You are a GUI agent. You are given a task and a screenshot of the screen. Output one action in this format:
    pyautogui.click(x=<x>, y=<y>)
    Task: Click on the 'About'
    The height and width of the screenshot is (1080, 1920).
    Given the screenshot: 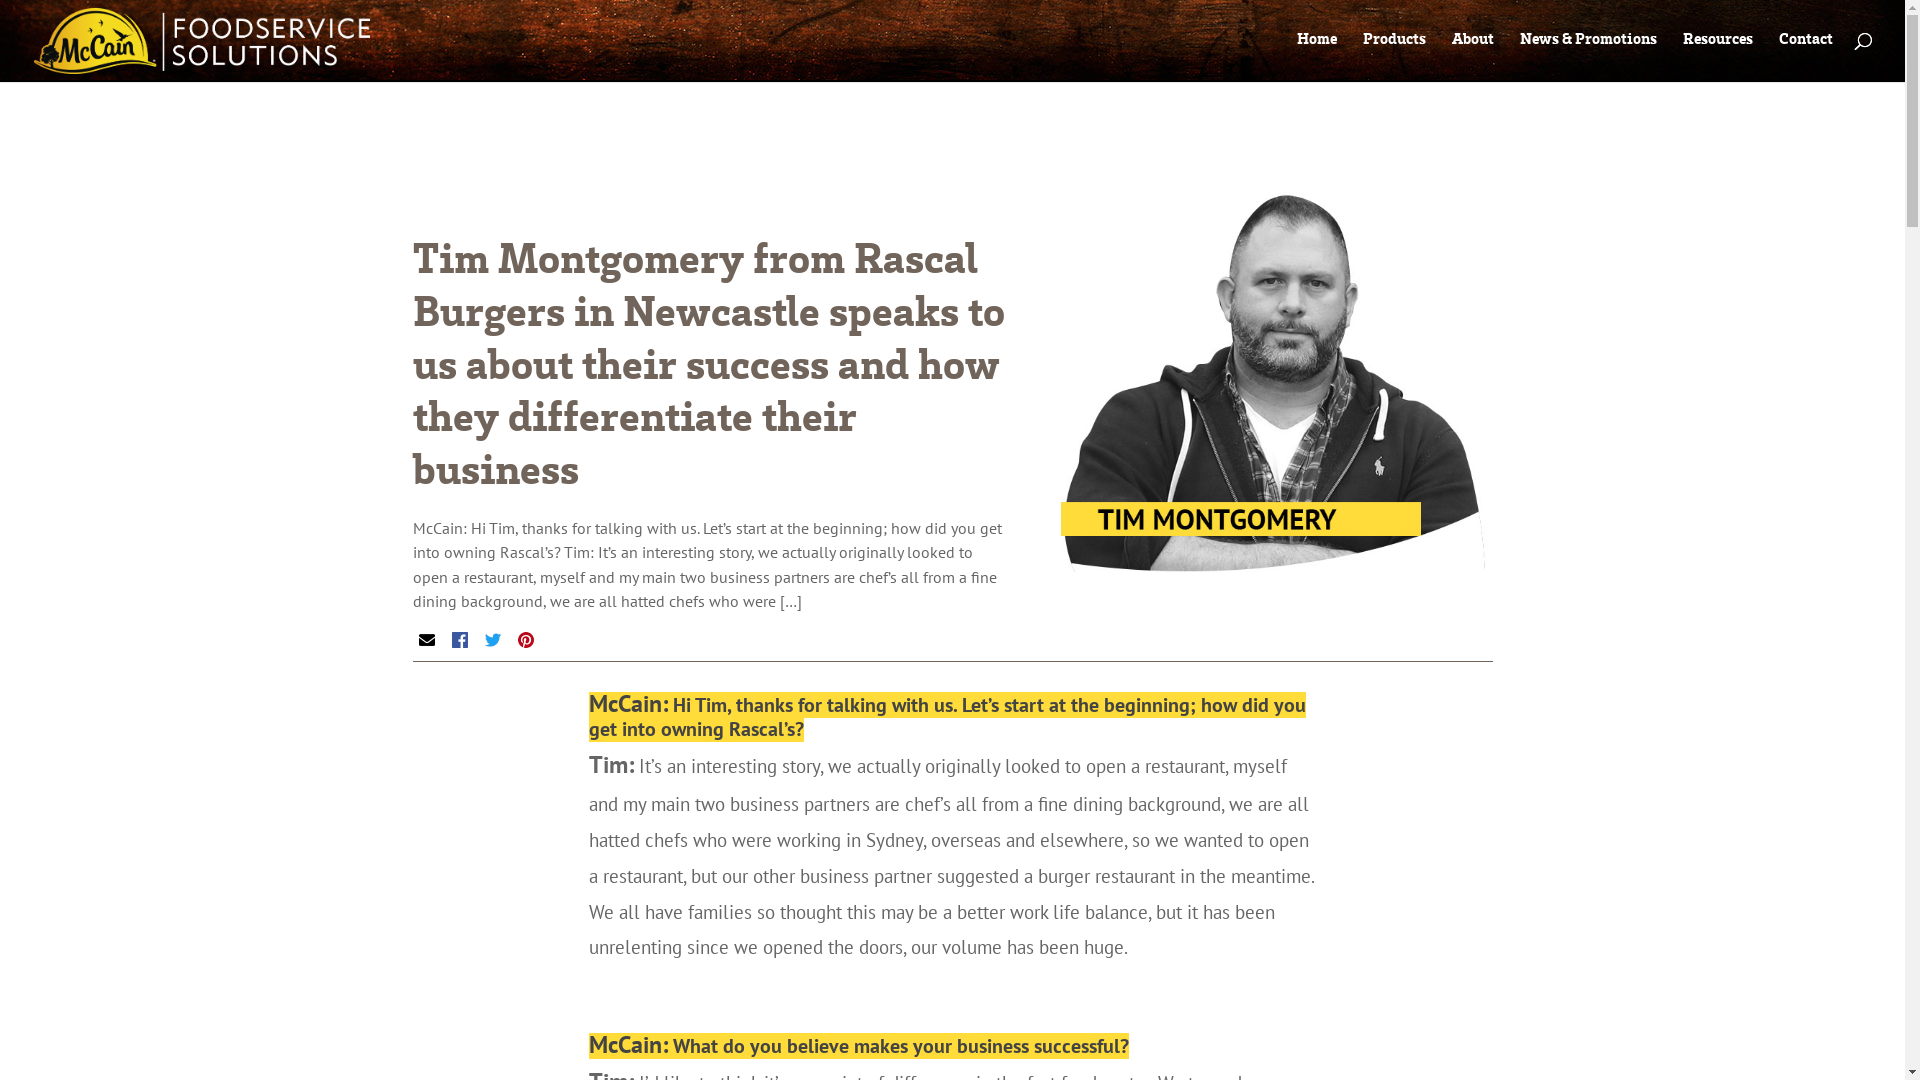 What is the action you would take?
    pyautogui.click(x=1473, y=42)
    